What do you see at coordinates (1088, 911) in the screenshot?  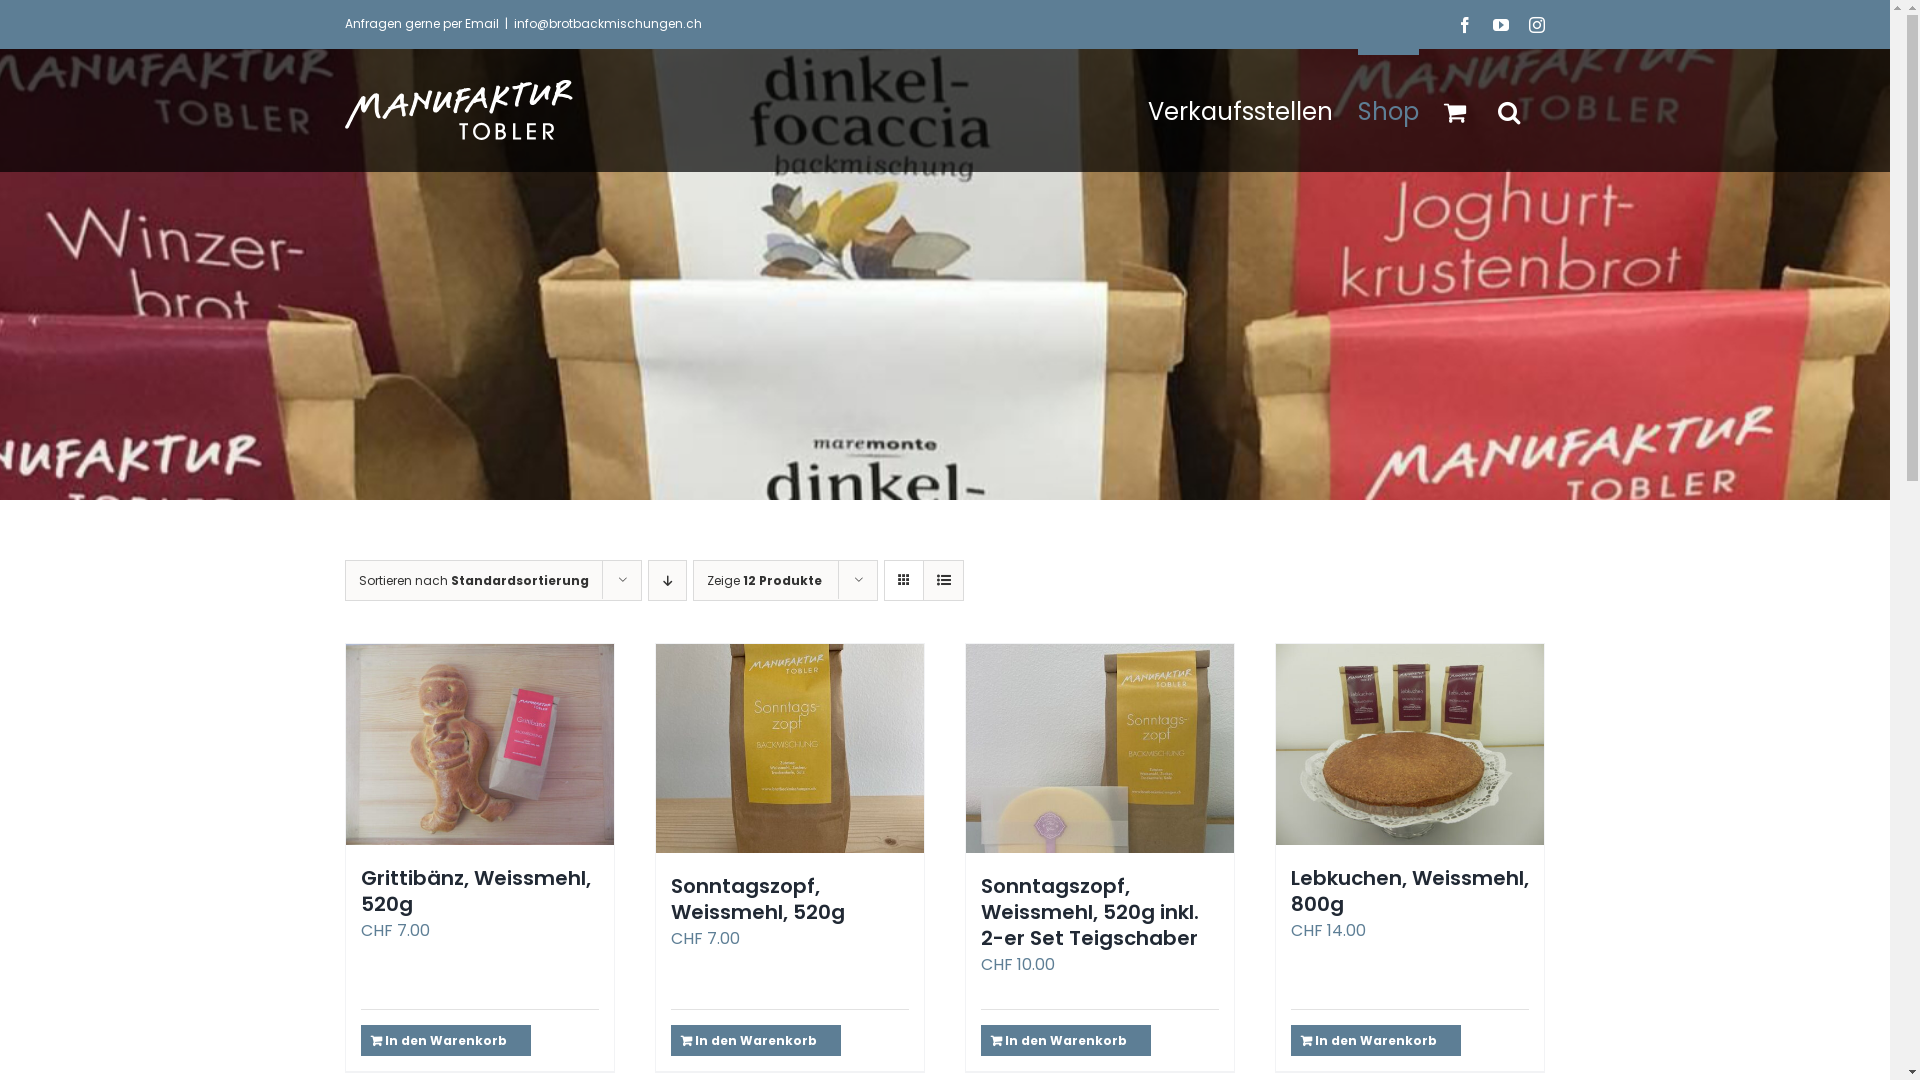 I see `'Sonntagszopf, Weissmehl, 520g inkl. 2-er Set Teigschaber'` at bounding box center [1088, 911].